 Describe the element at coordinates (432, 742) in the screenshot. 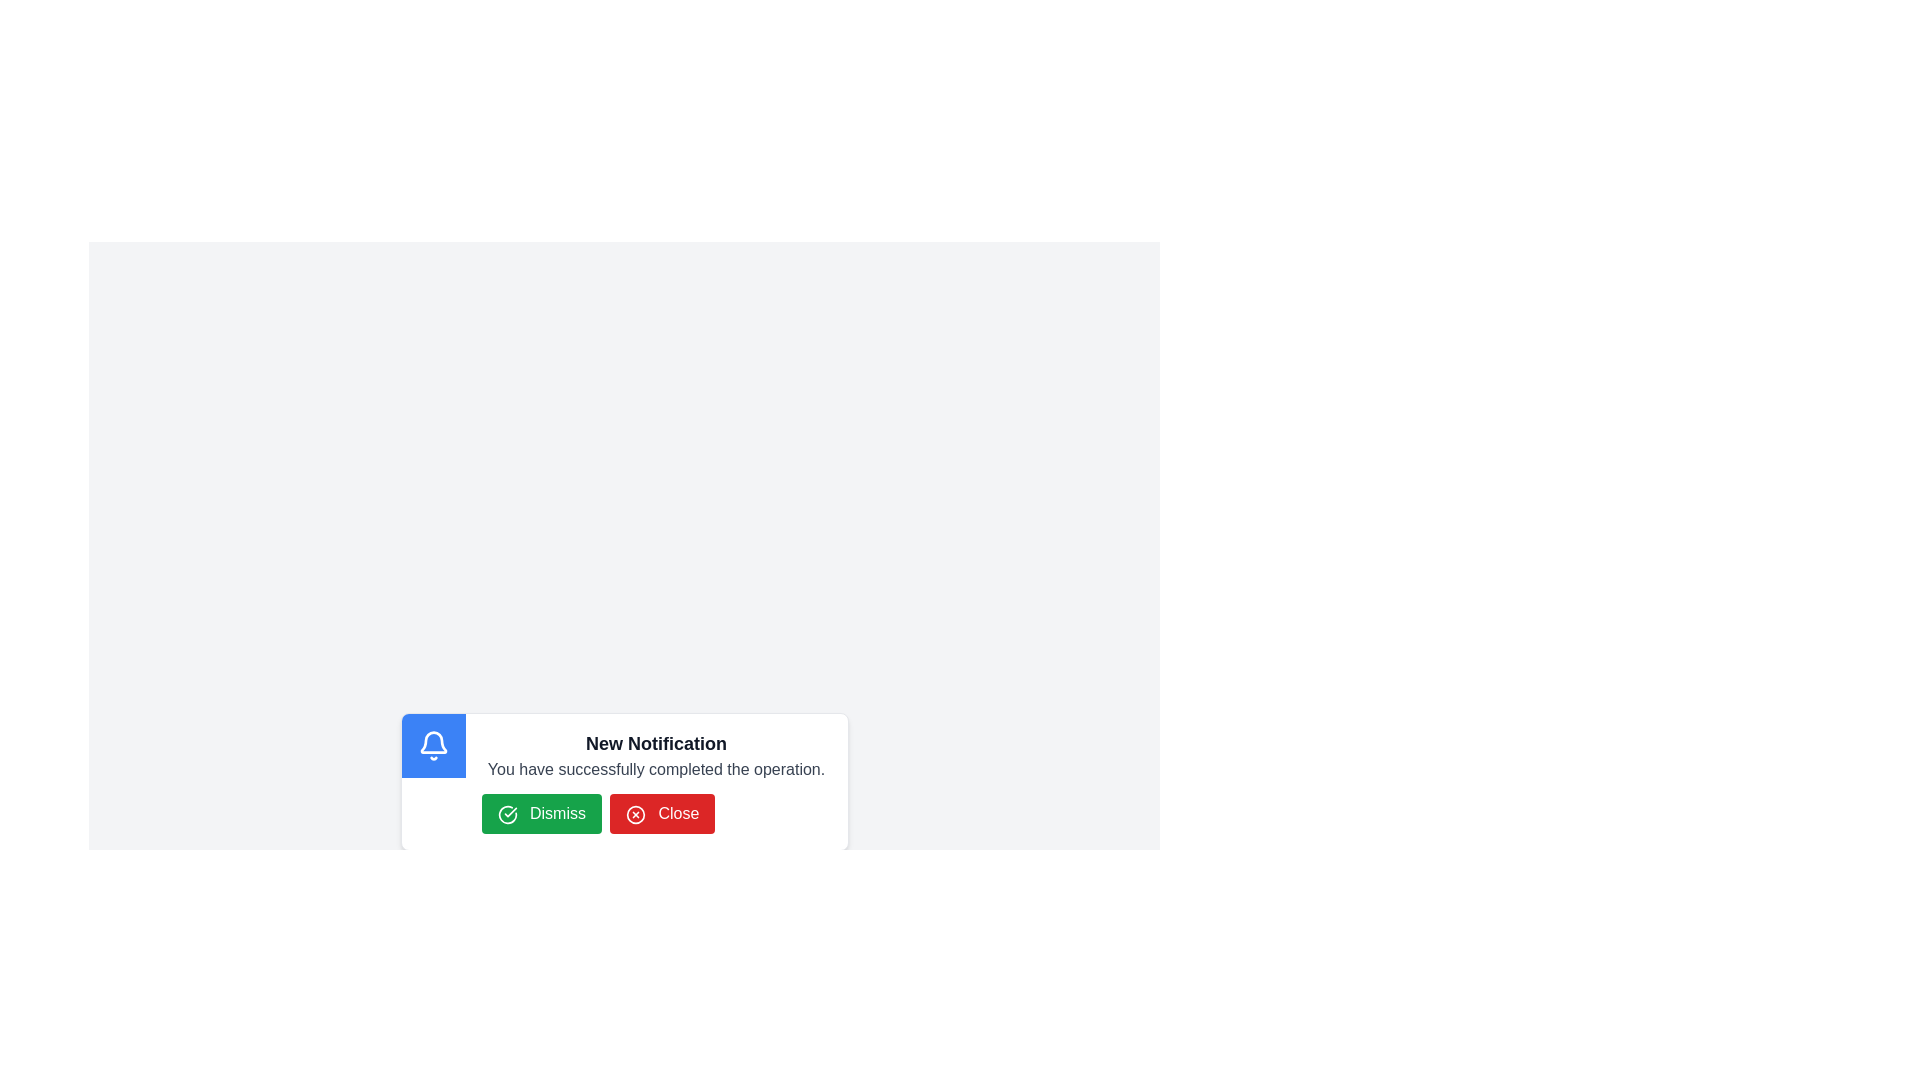

I see `the bell-shaped icon representing notifications, located to the left of the text 'New Notification'` at that location.